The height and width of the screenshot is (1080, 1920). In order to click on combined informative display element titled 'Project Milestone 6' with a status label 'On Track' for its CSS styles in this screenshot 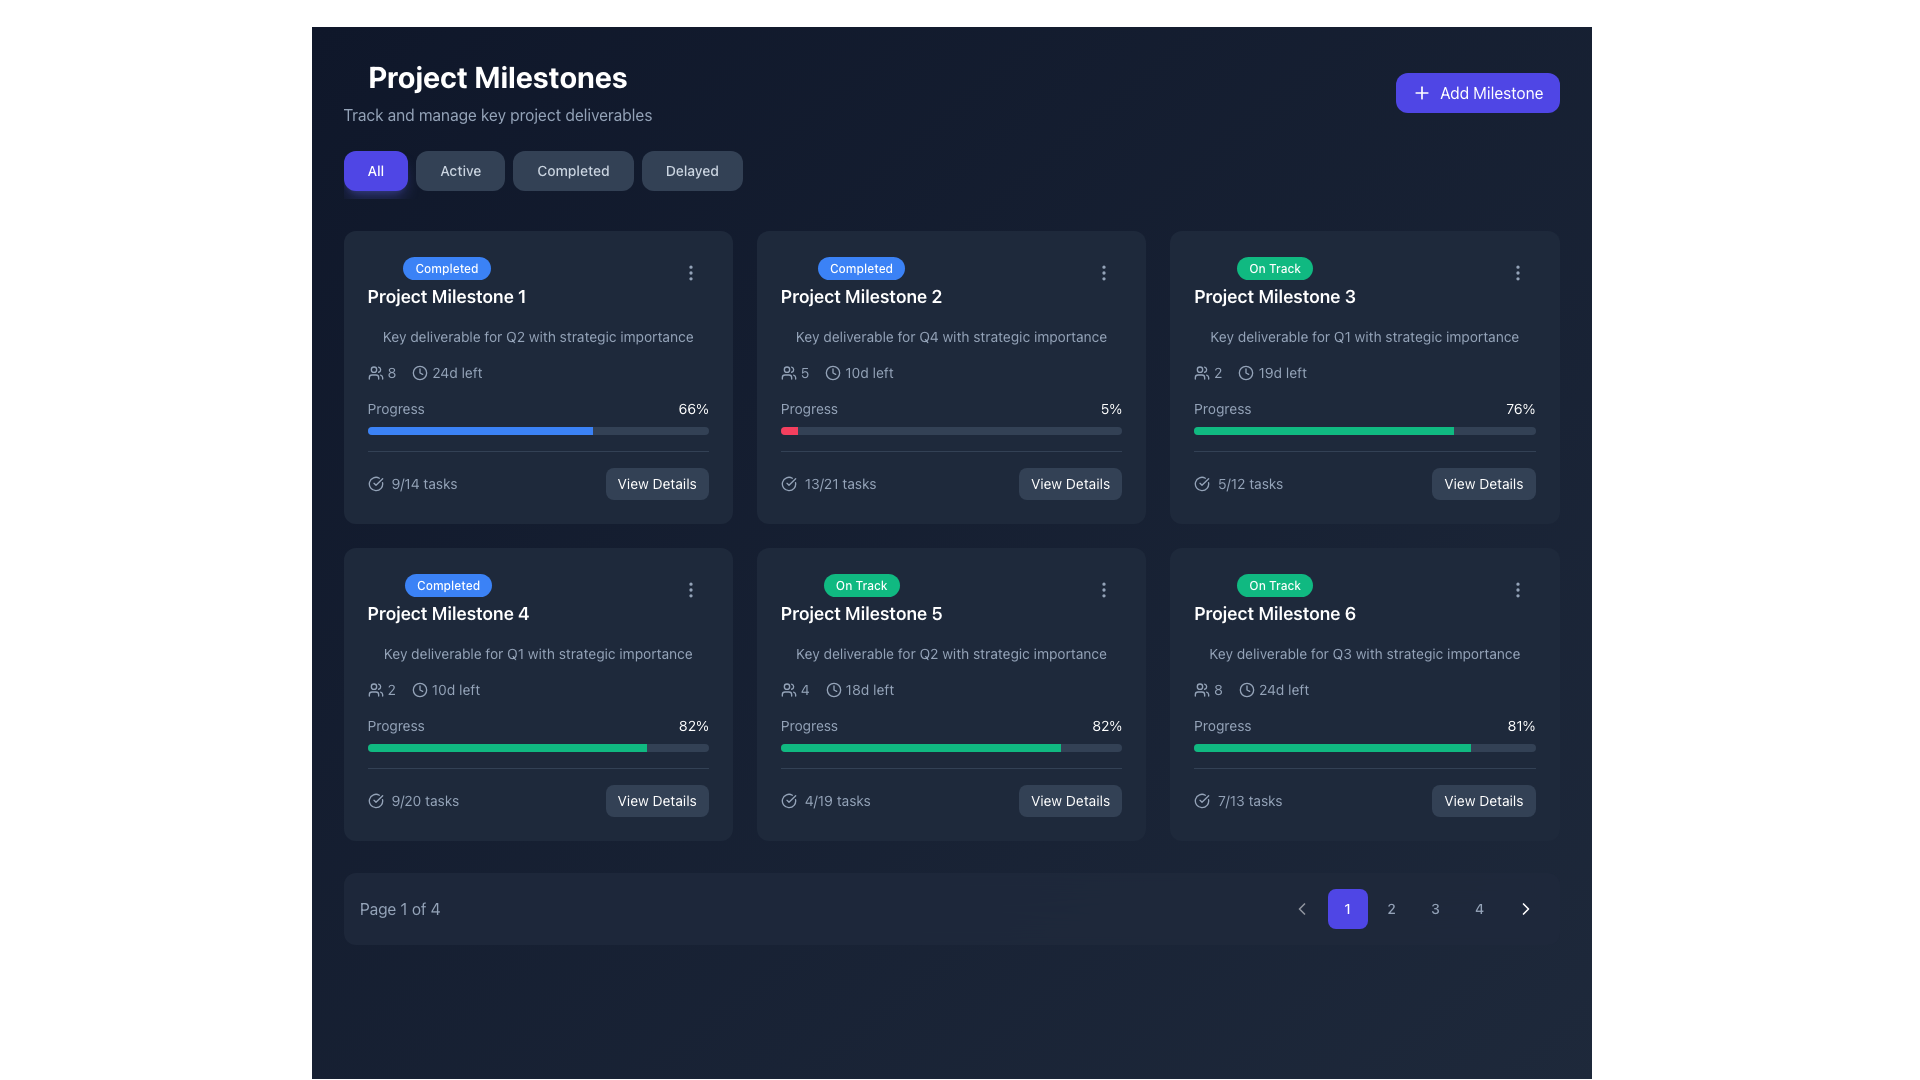, I will do `click(1363, 599)`.